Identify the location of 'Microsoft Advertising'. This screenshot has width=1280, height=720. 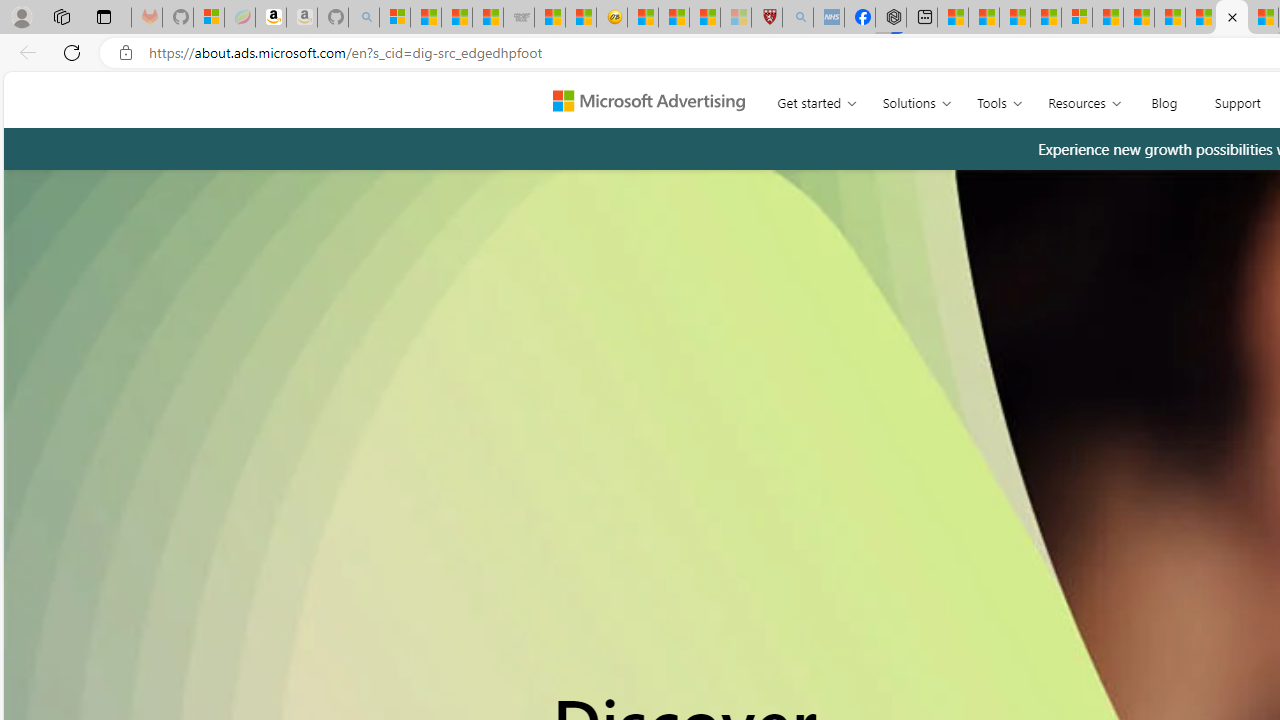
(657, 99).